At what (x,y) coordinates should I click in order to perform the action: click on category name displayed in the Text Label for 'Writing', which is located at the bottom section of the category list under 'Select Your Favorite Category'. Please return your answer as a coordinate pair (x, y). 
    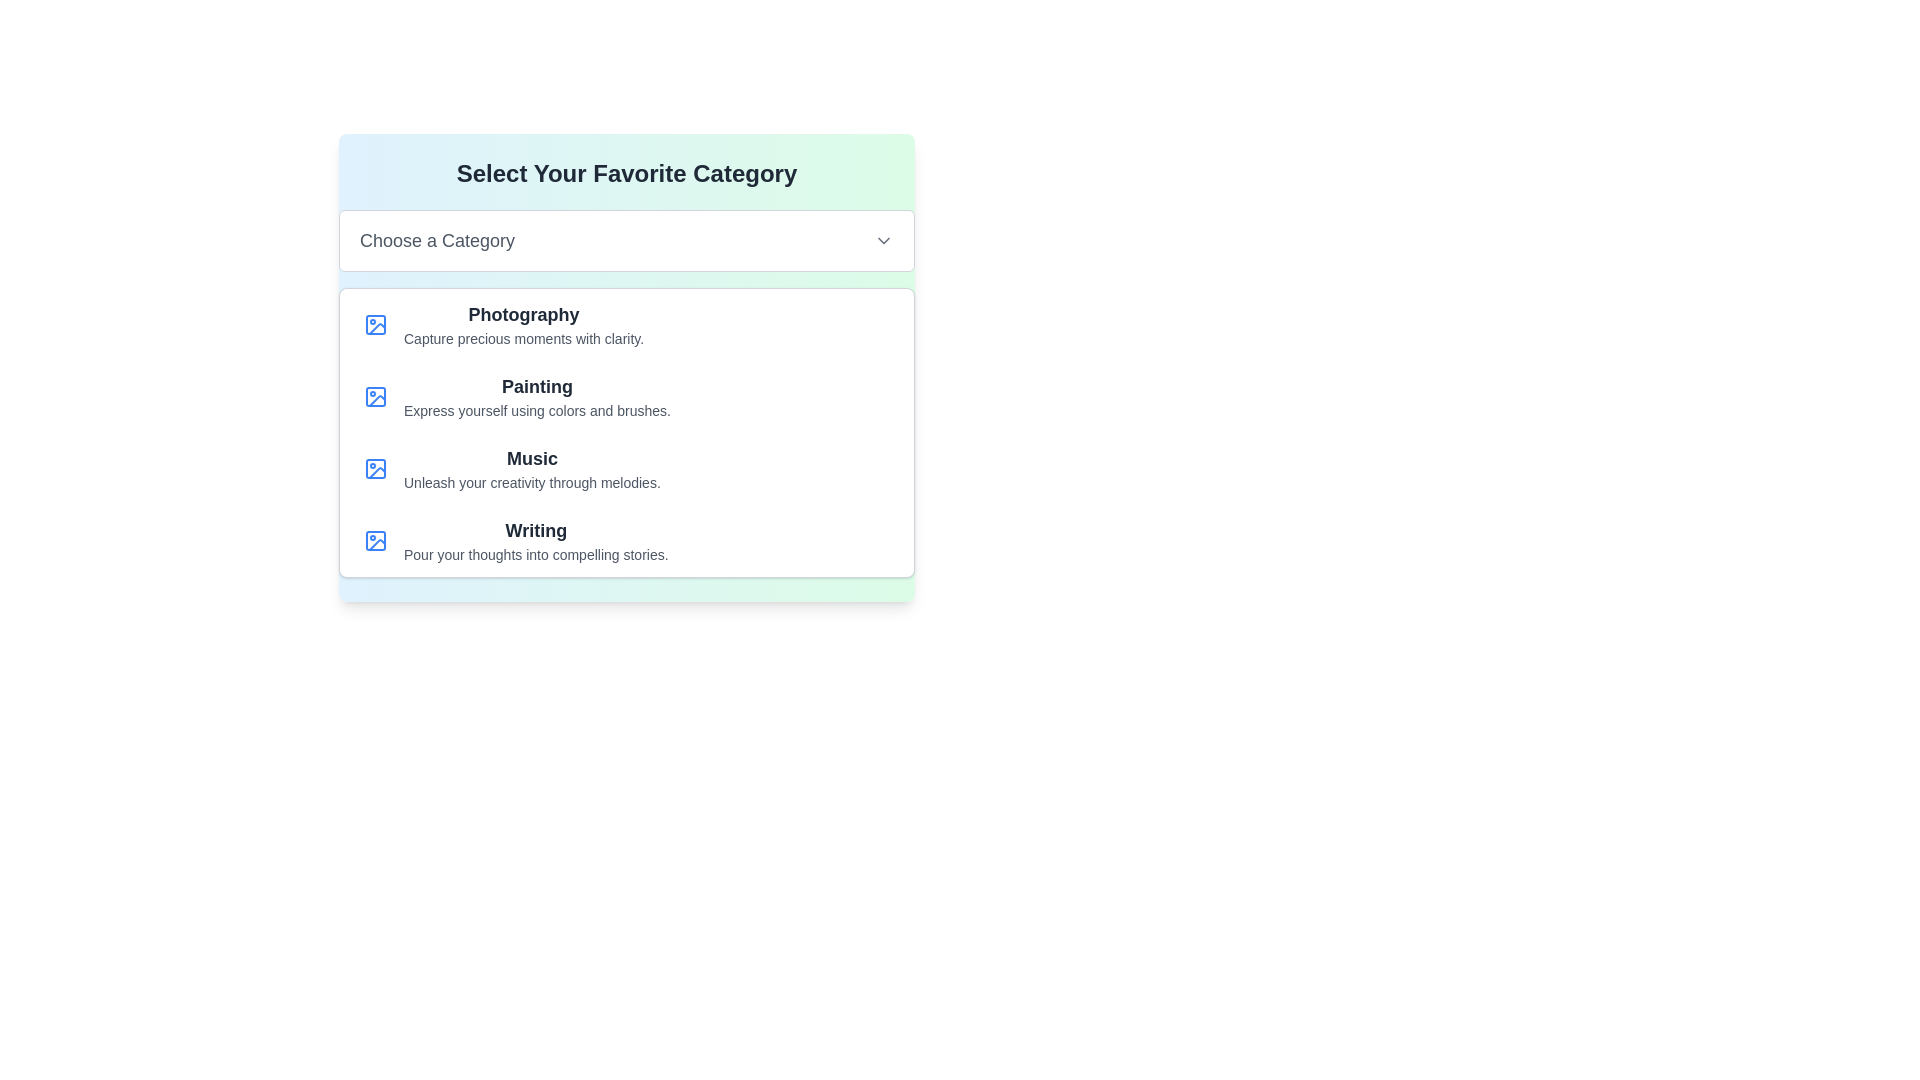
    Looking at the image, I should click on (536, 530).